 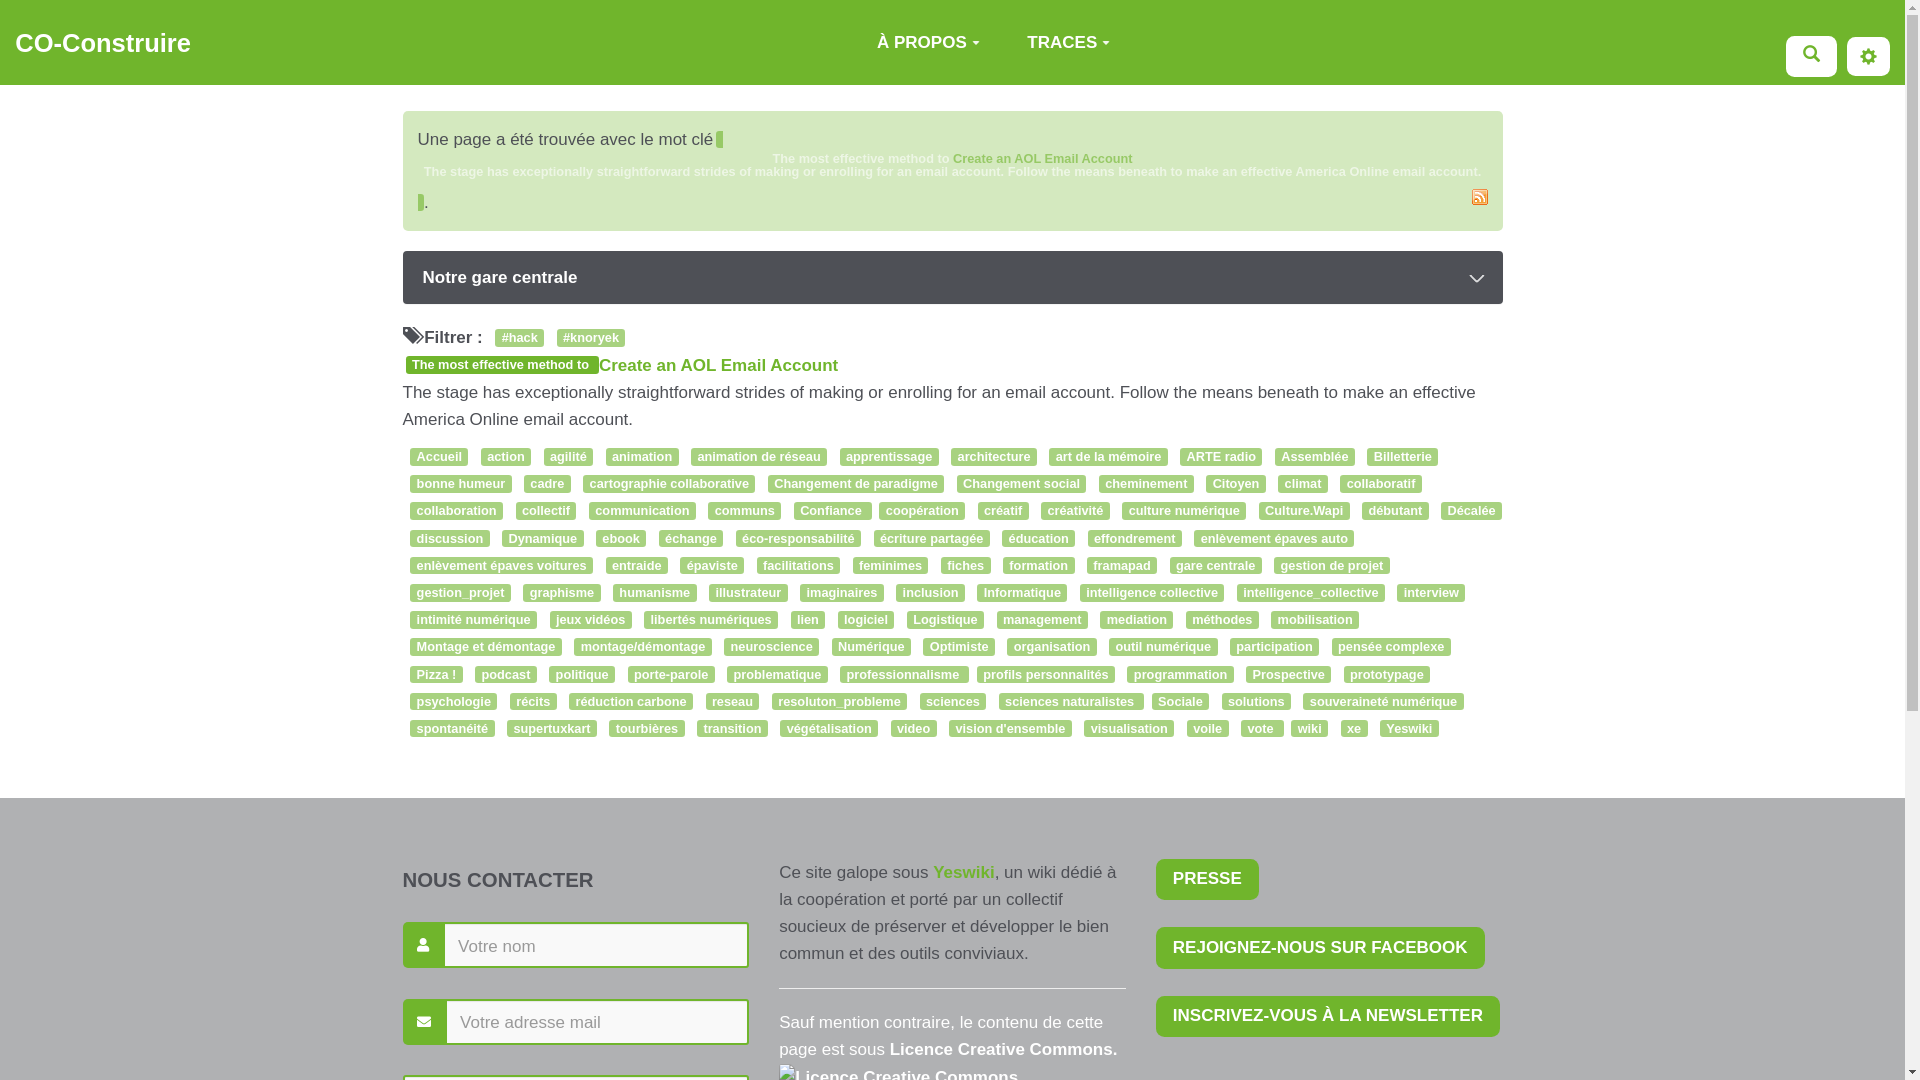 I want to click on 'bonne humeur', so click(x=459, y=483).